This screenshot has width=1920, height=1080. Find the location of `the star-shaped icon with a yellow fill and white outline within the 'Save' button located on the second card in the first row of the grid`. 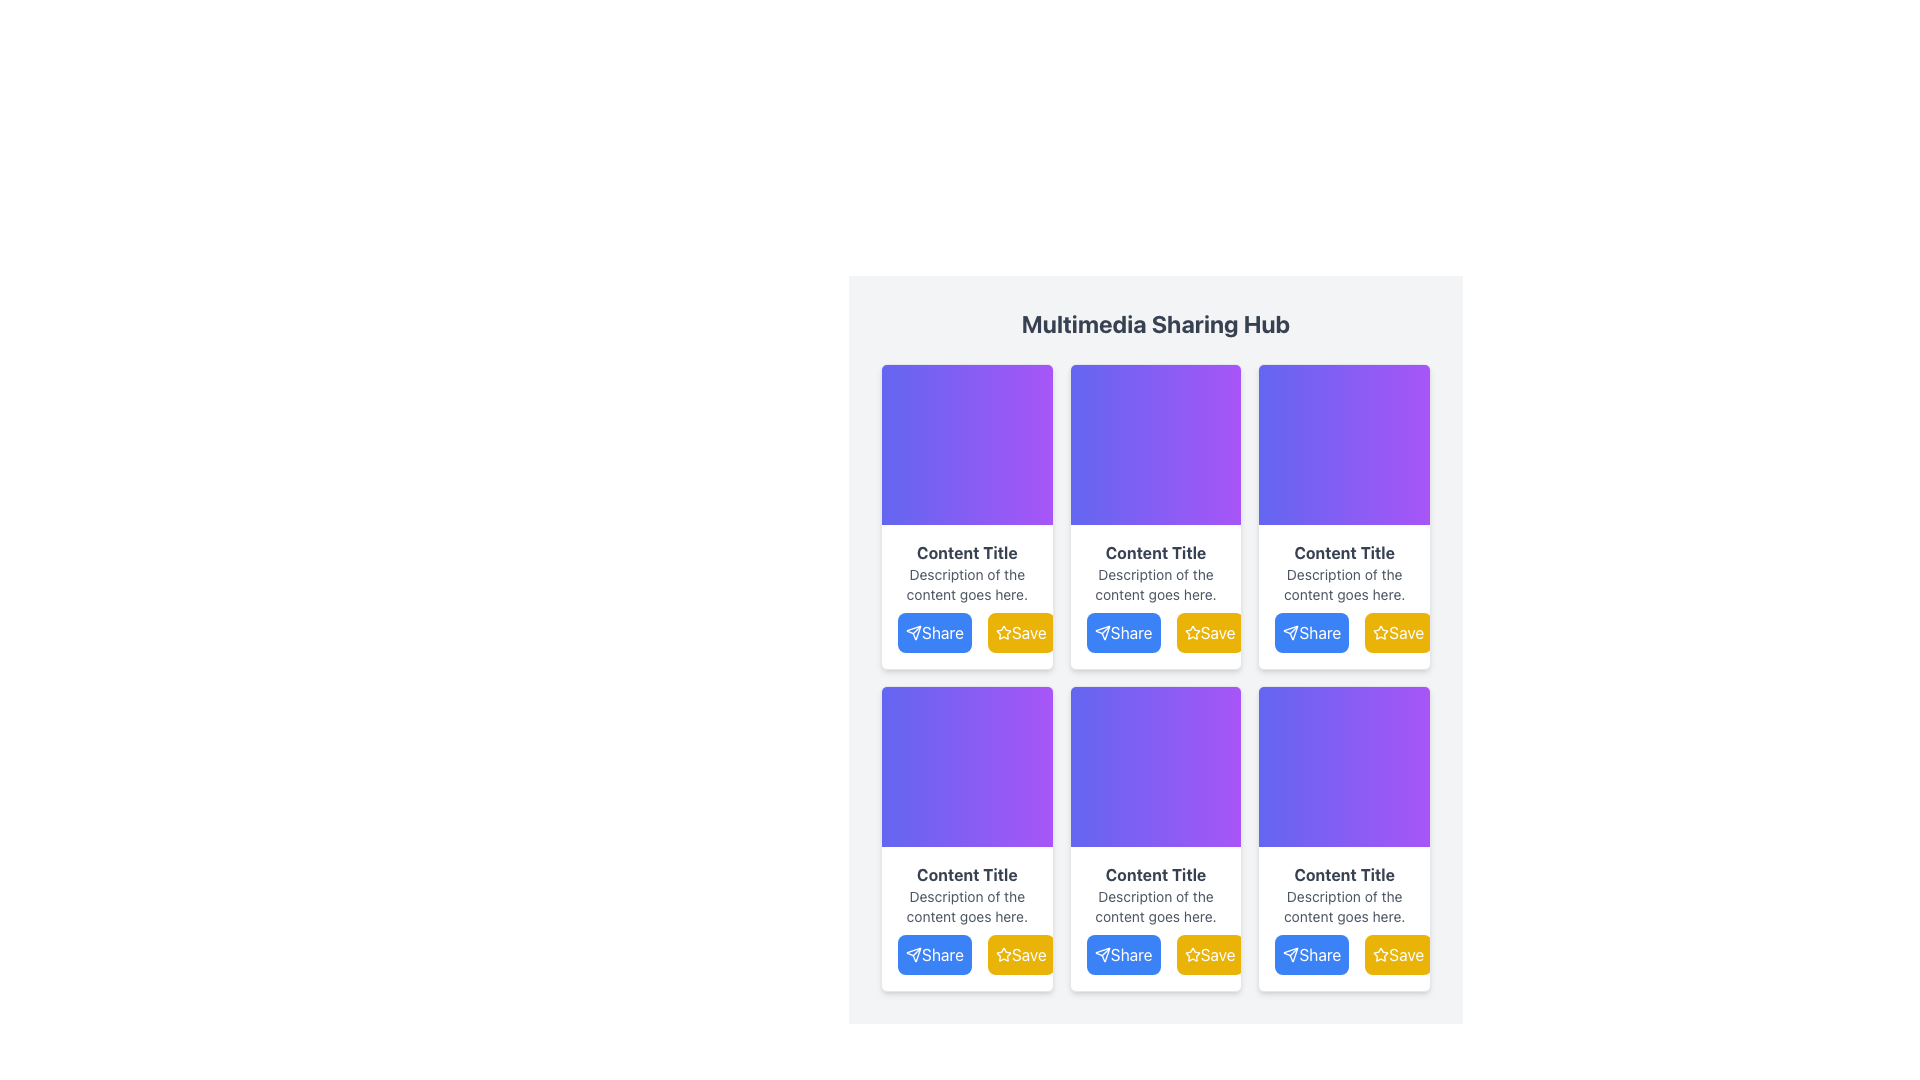

the star-shaped icon with a yellow fill and white outline within the 'Save' button located on the second card in the first row of the grid is located at coordinates (1003, 632).